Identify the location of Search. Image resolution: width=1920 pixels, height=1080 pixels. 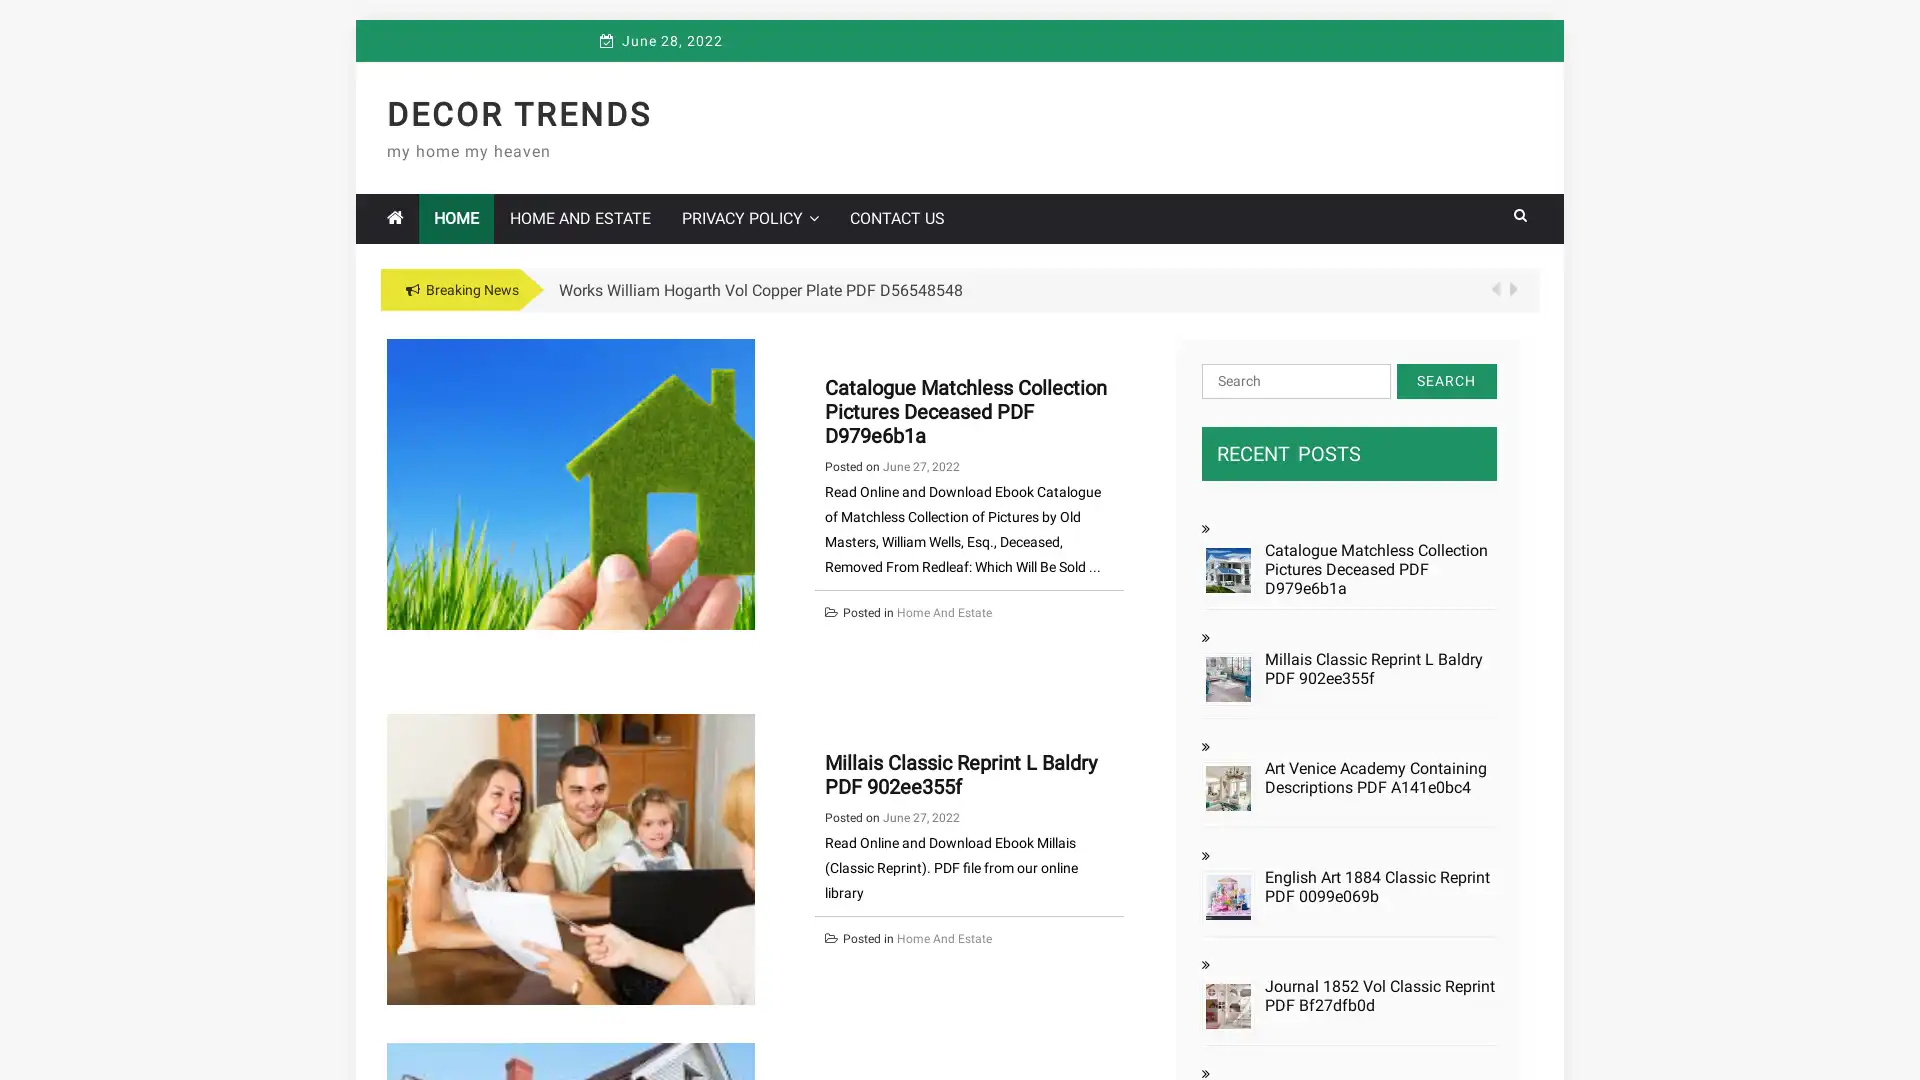
(1445, 380).